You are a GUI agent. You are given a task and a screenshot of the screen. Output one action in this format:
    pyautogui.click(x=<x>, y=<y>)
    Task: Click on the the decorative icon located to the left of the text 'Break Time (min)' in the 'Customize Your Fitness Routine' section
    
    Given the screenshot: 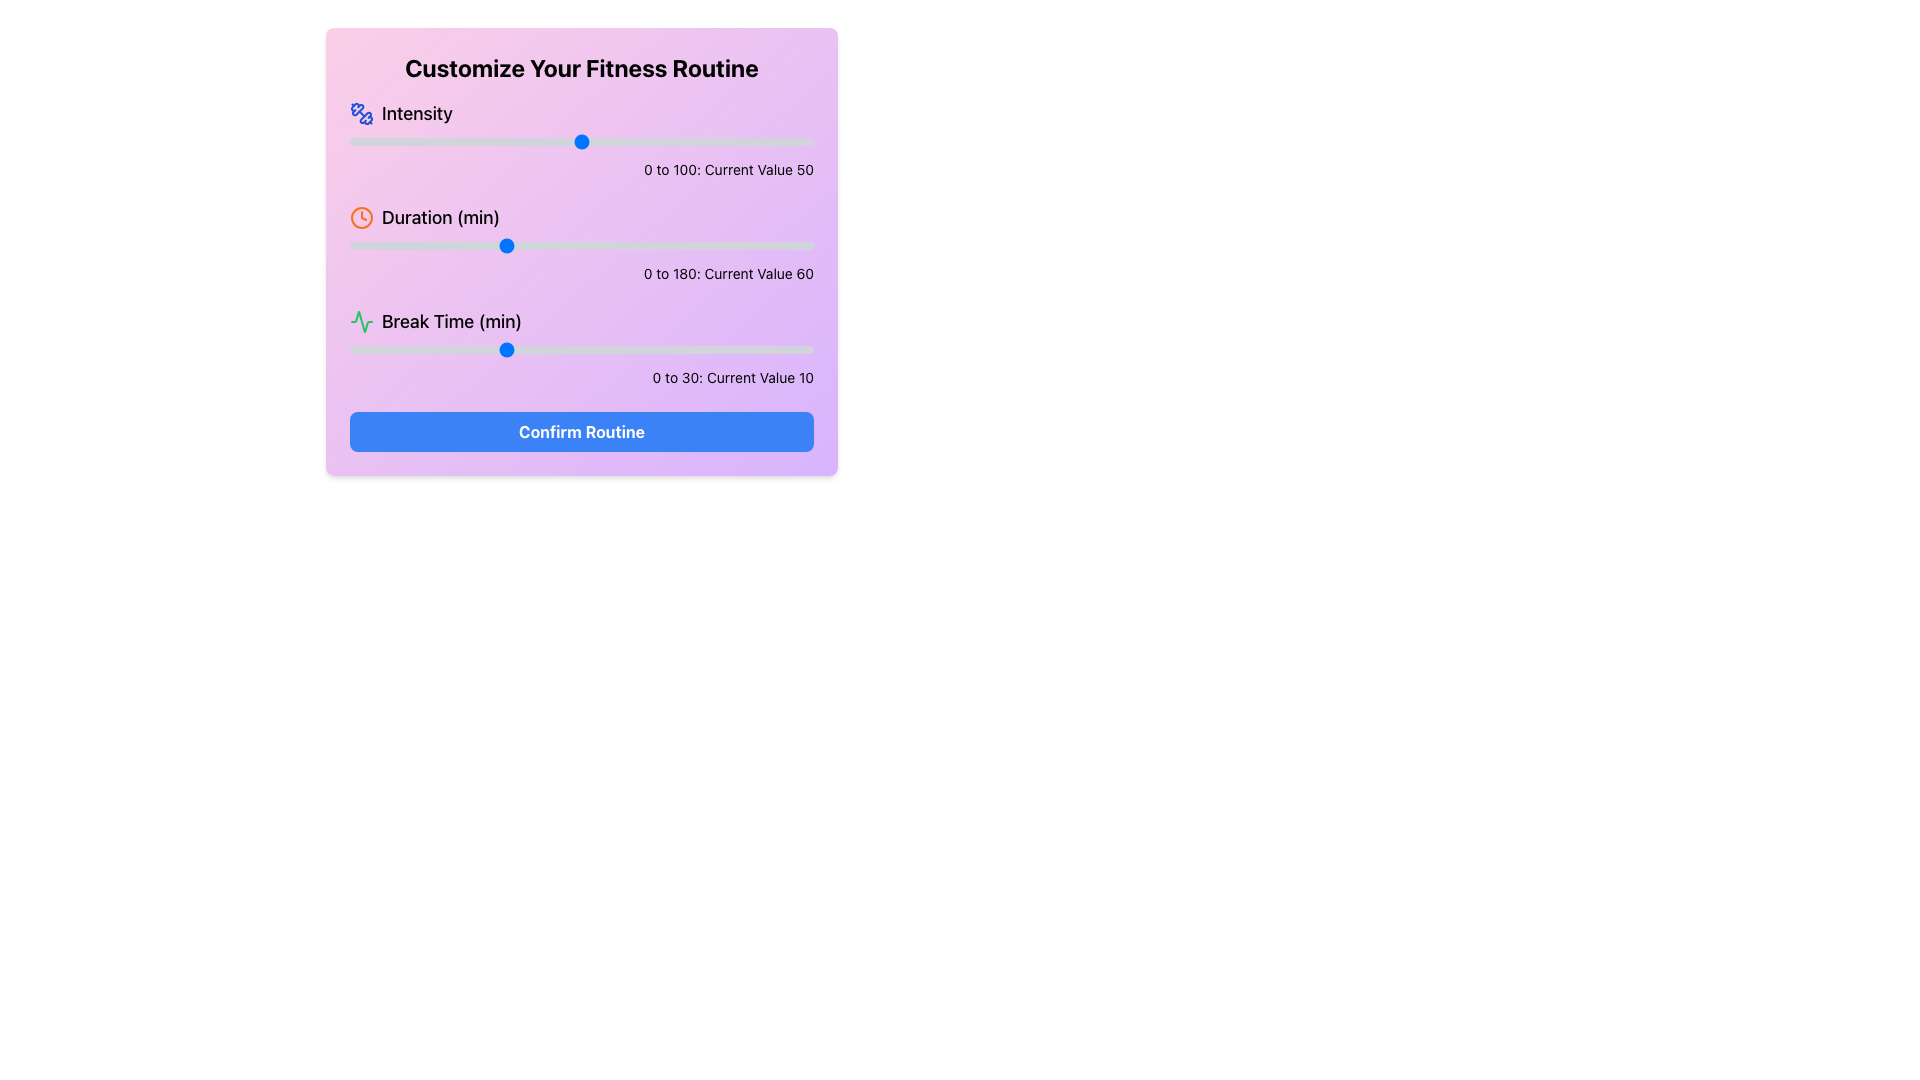 What is the action you would take?
    pyautogui.click(x=361, y=320)
    